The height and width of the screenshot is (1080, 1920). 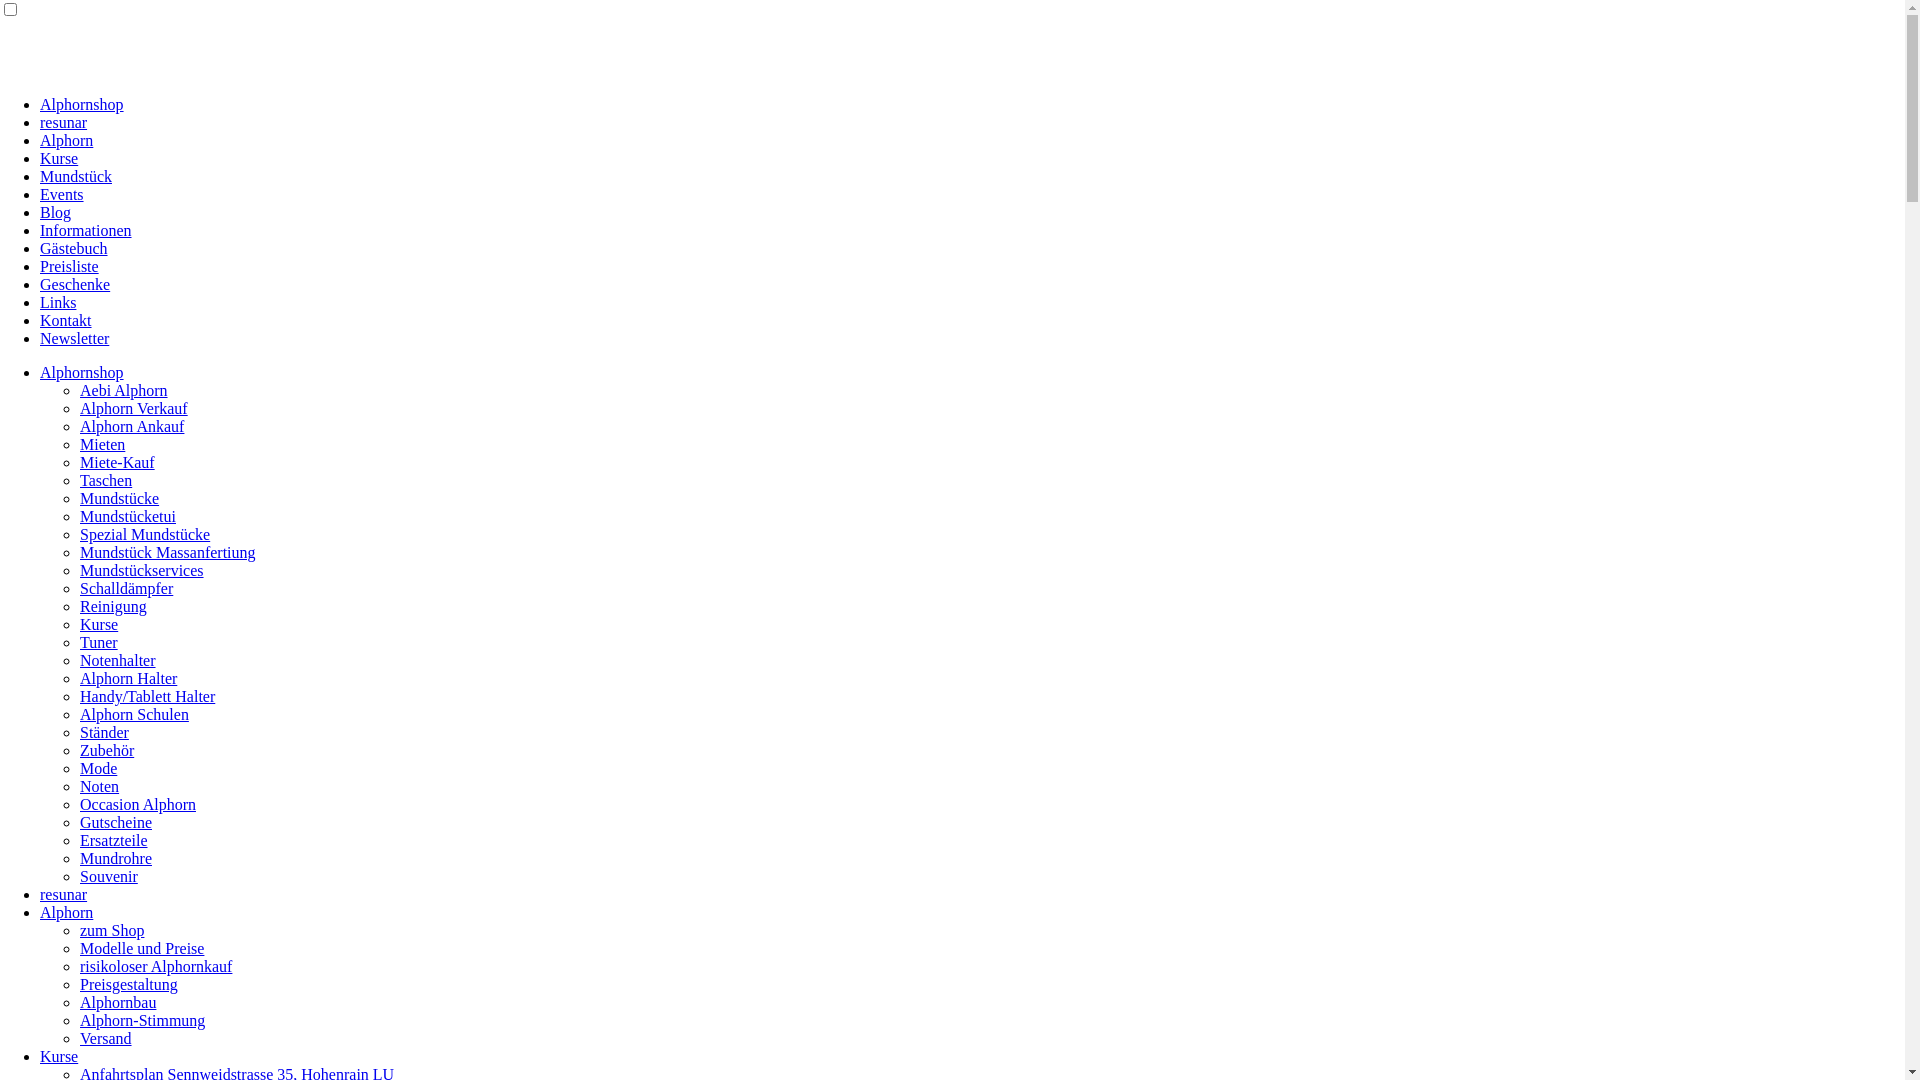 I want to click on 'Ersatzteile', so click(x=113, y=840).